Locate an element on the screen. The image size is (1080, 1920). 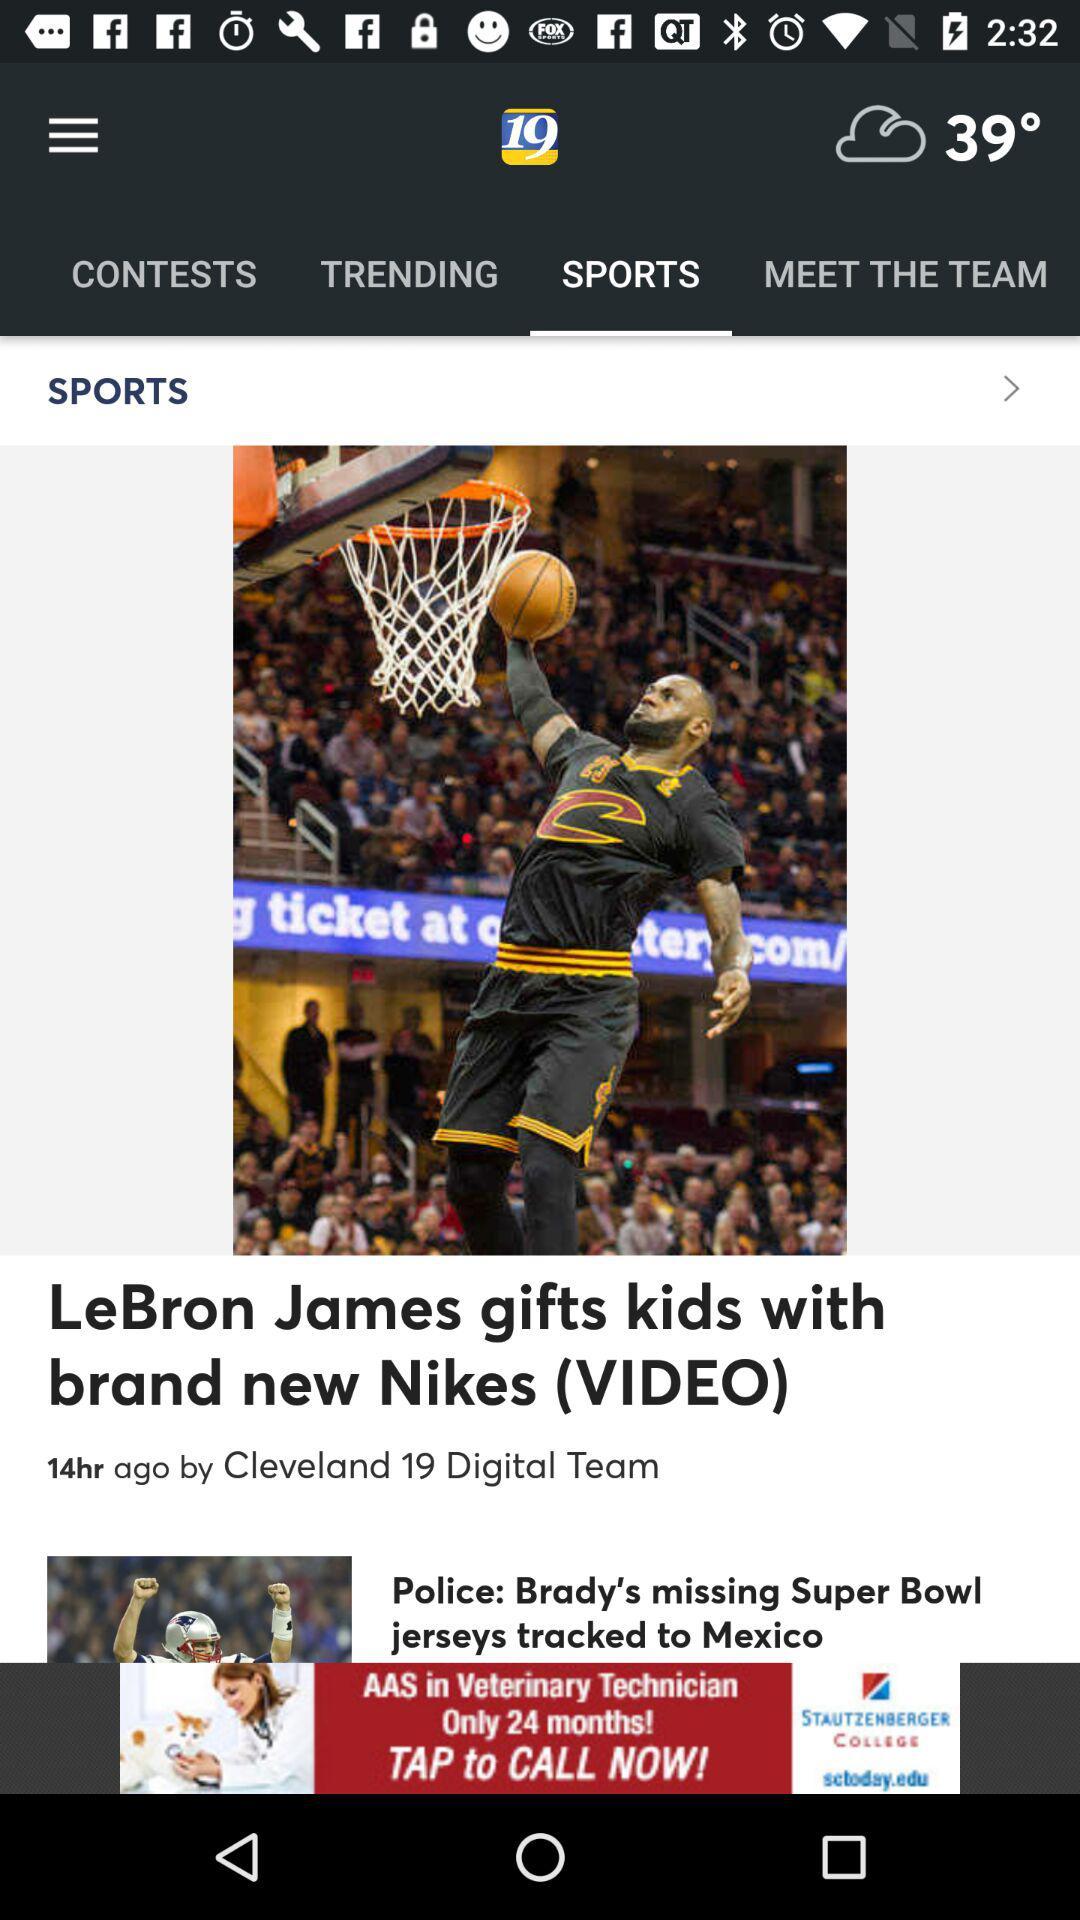
advertisement is located at coordinates (540, 1727).